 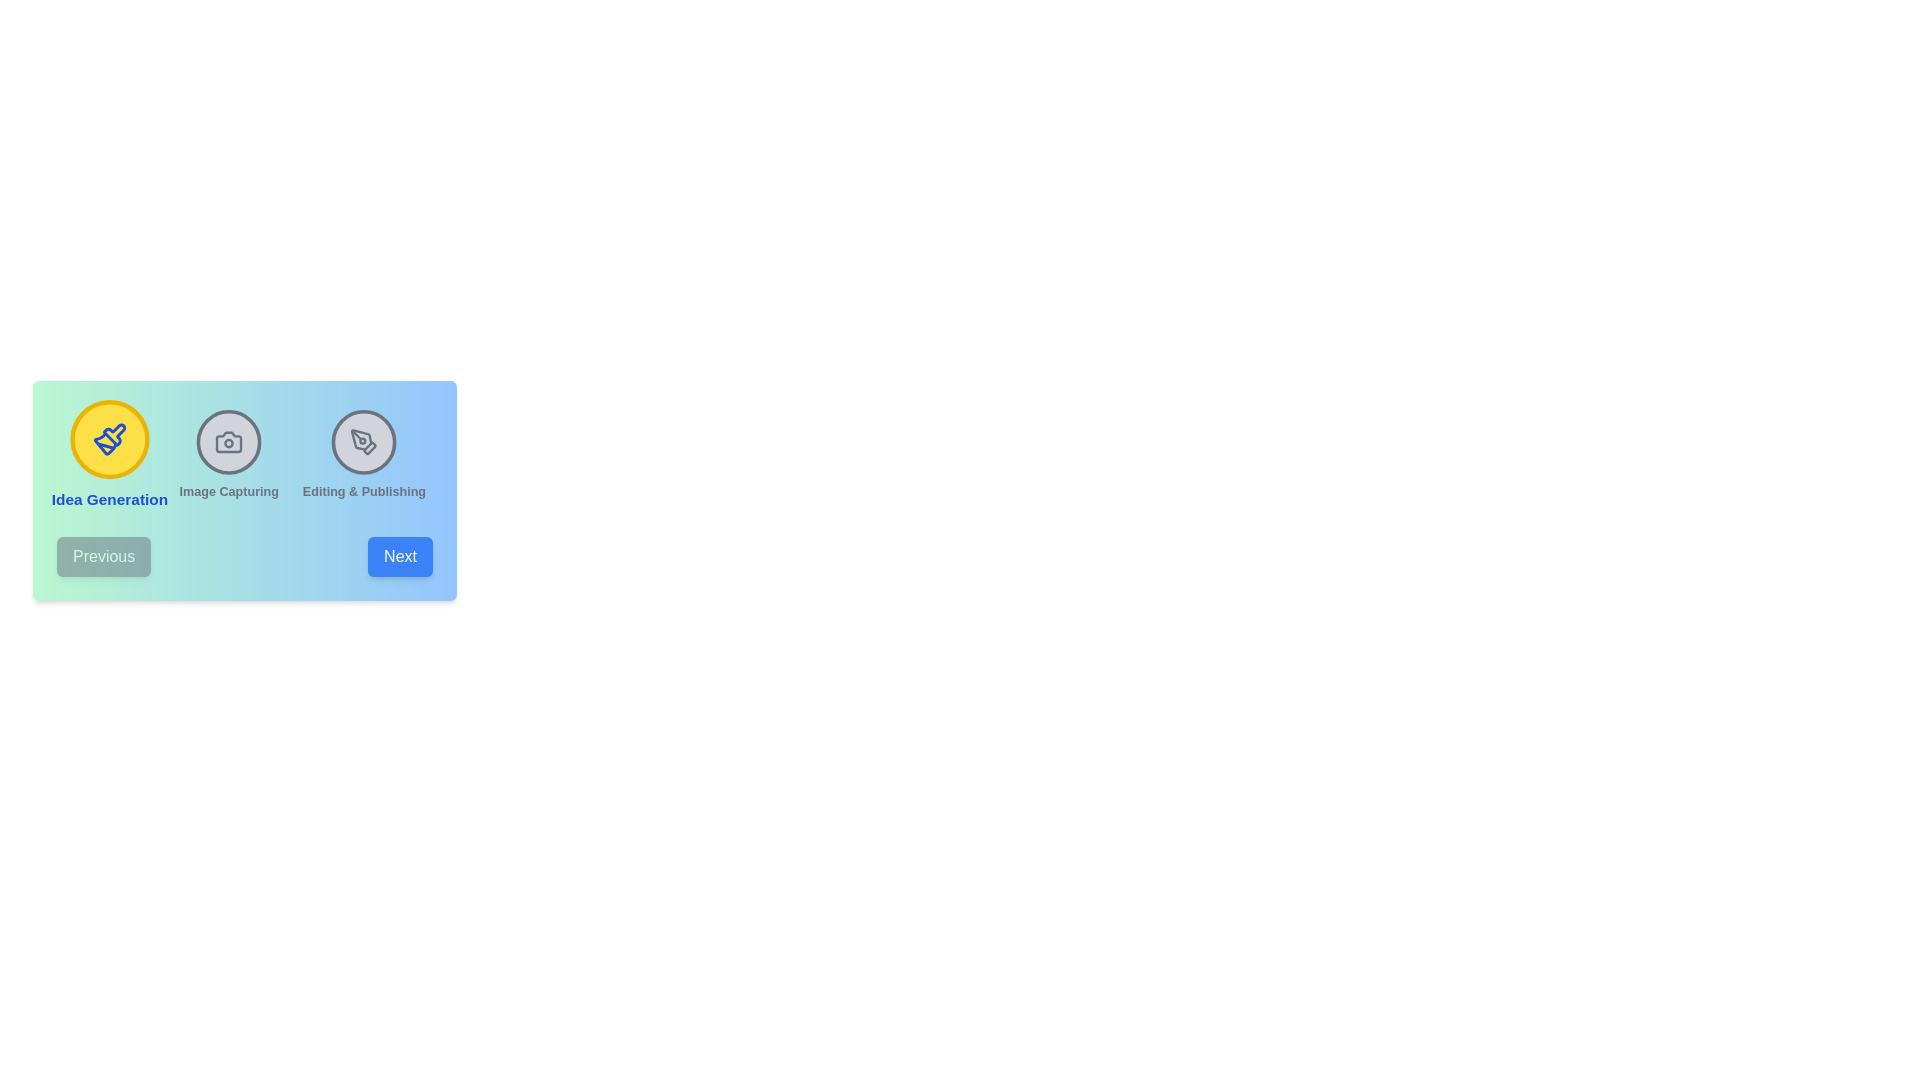 What do you see at coordinates (103, 556) in the screenshot?
I see `'Previous' button to navigate to the previous step in the stepper` at bounding box center [103, 556].